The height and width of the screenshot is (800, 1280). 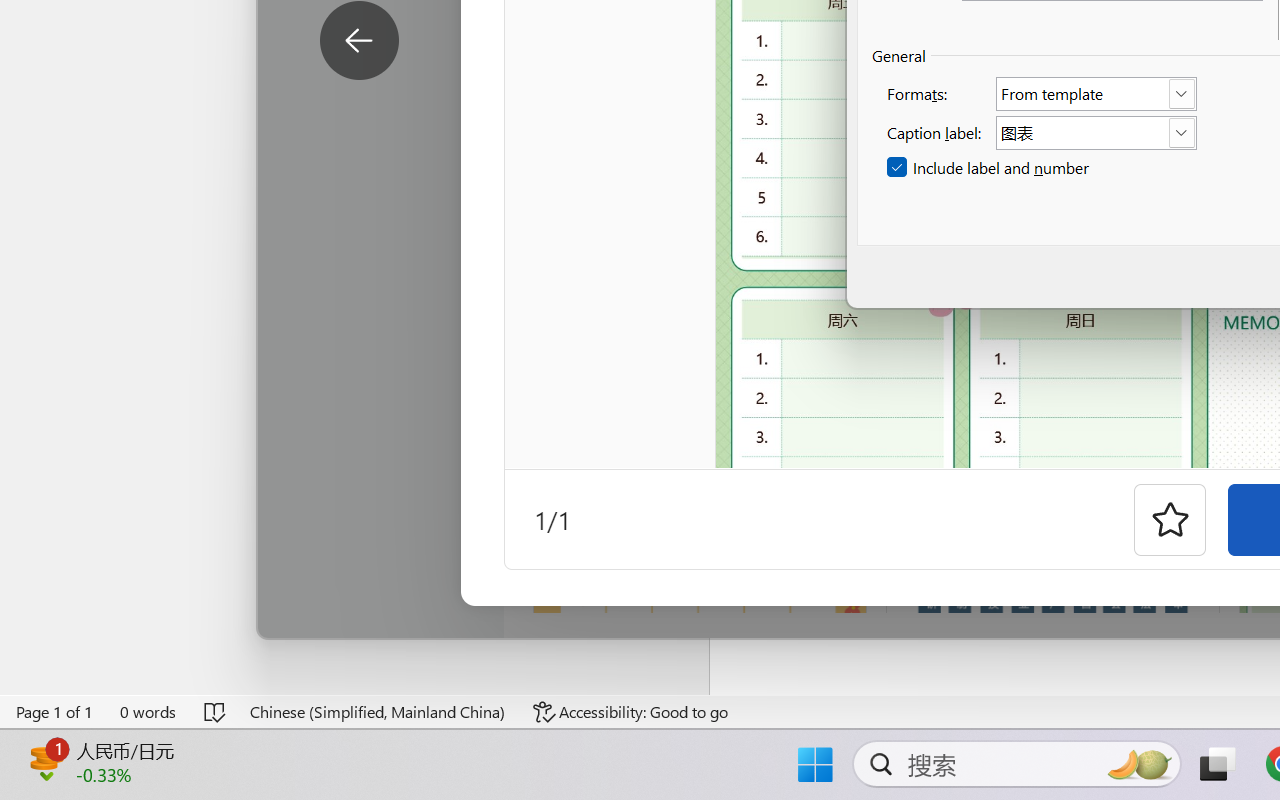 What do you see at coordinates (990, 167) in the screenshot?
I see `'Include label and number'` at bounding box center [990, 167].